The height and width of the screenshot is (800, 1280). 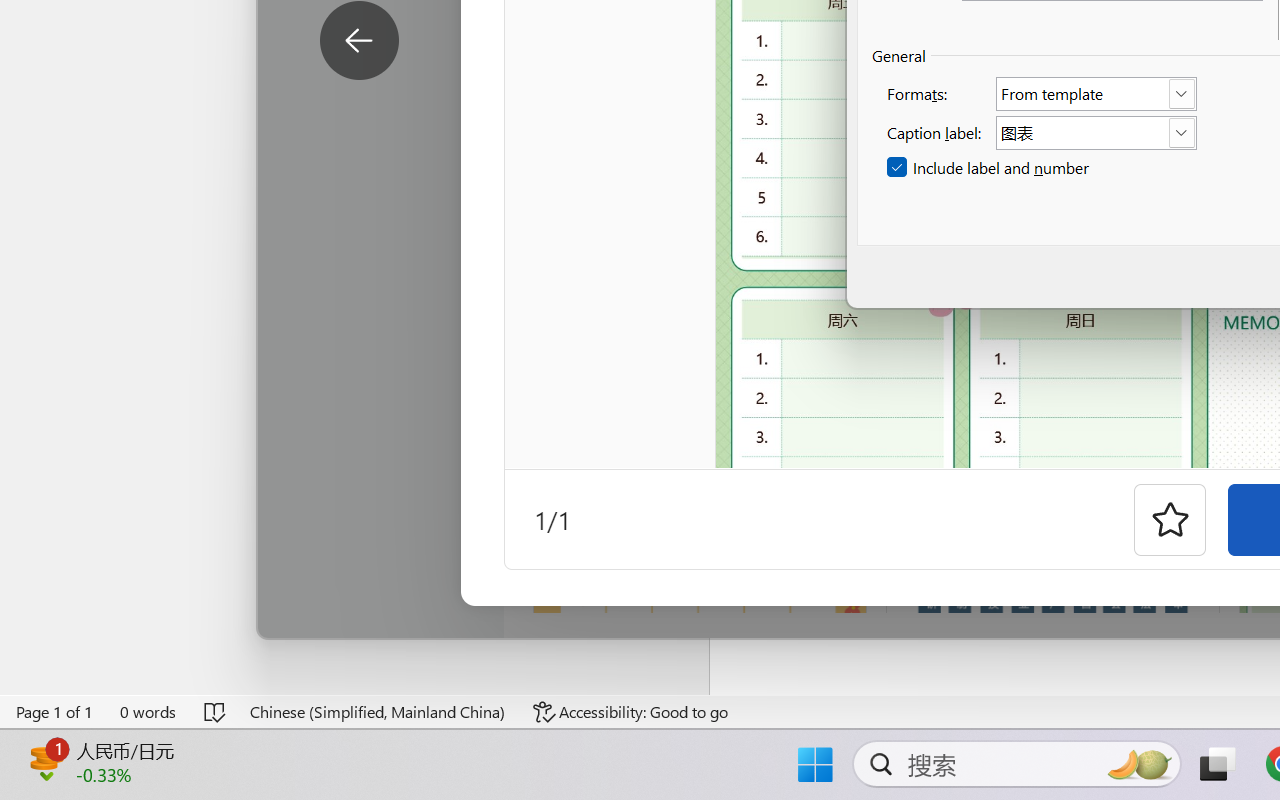 What do you see at coordinates (990, 167) in the screenshot?
I see `'Include label and number'` at bounding box center [990, 167].